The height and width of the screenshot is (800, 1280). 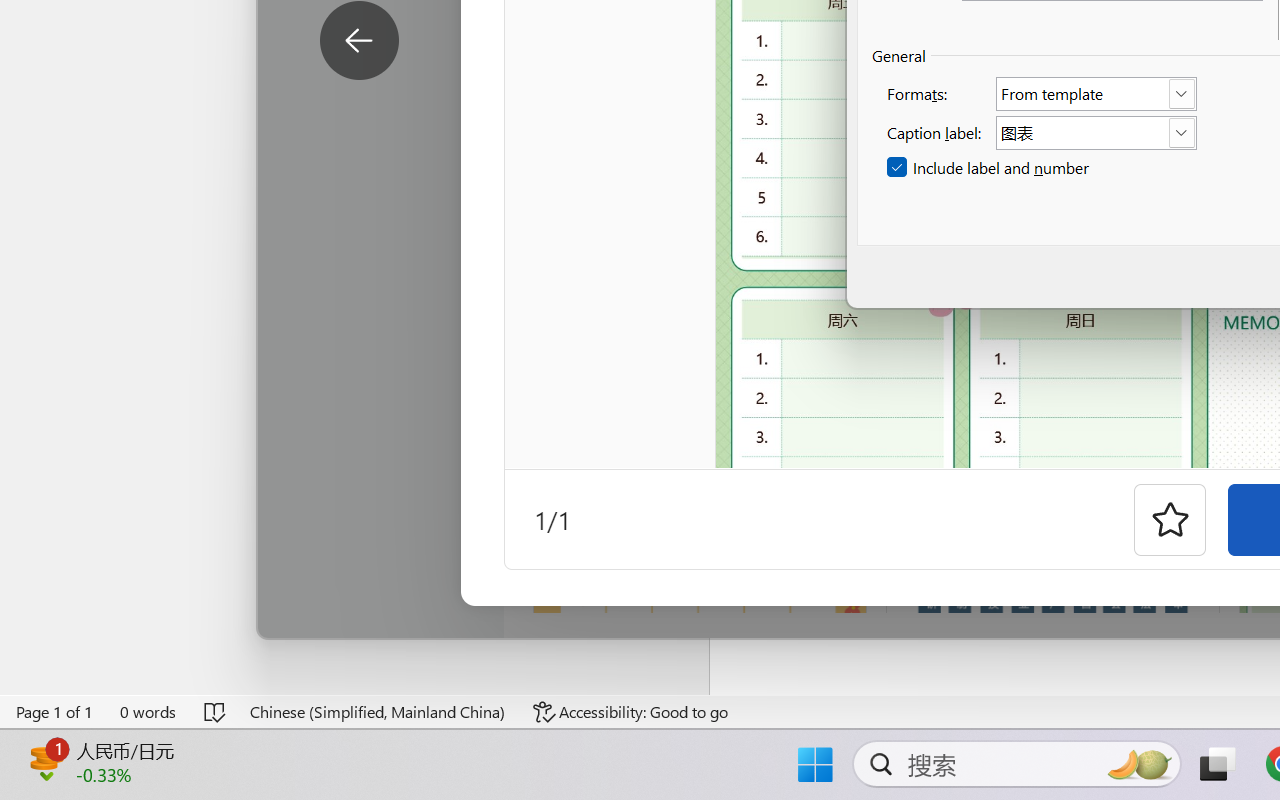 What do you see at coordinates (990, 167) in the screenshot?
I see `'Include label and number'` at bounding box center [990, 167].